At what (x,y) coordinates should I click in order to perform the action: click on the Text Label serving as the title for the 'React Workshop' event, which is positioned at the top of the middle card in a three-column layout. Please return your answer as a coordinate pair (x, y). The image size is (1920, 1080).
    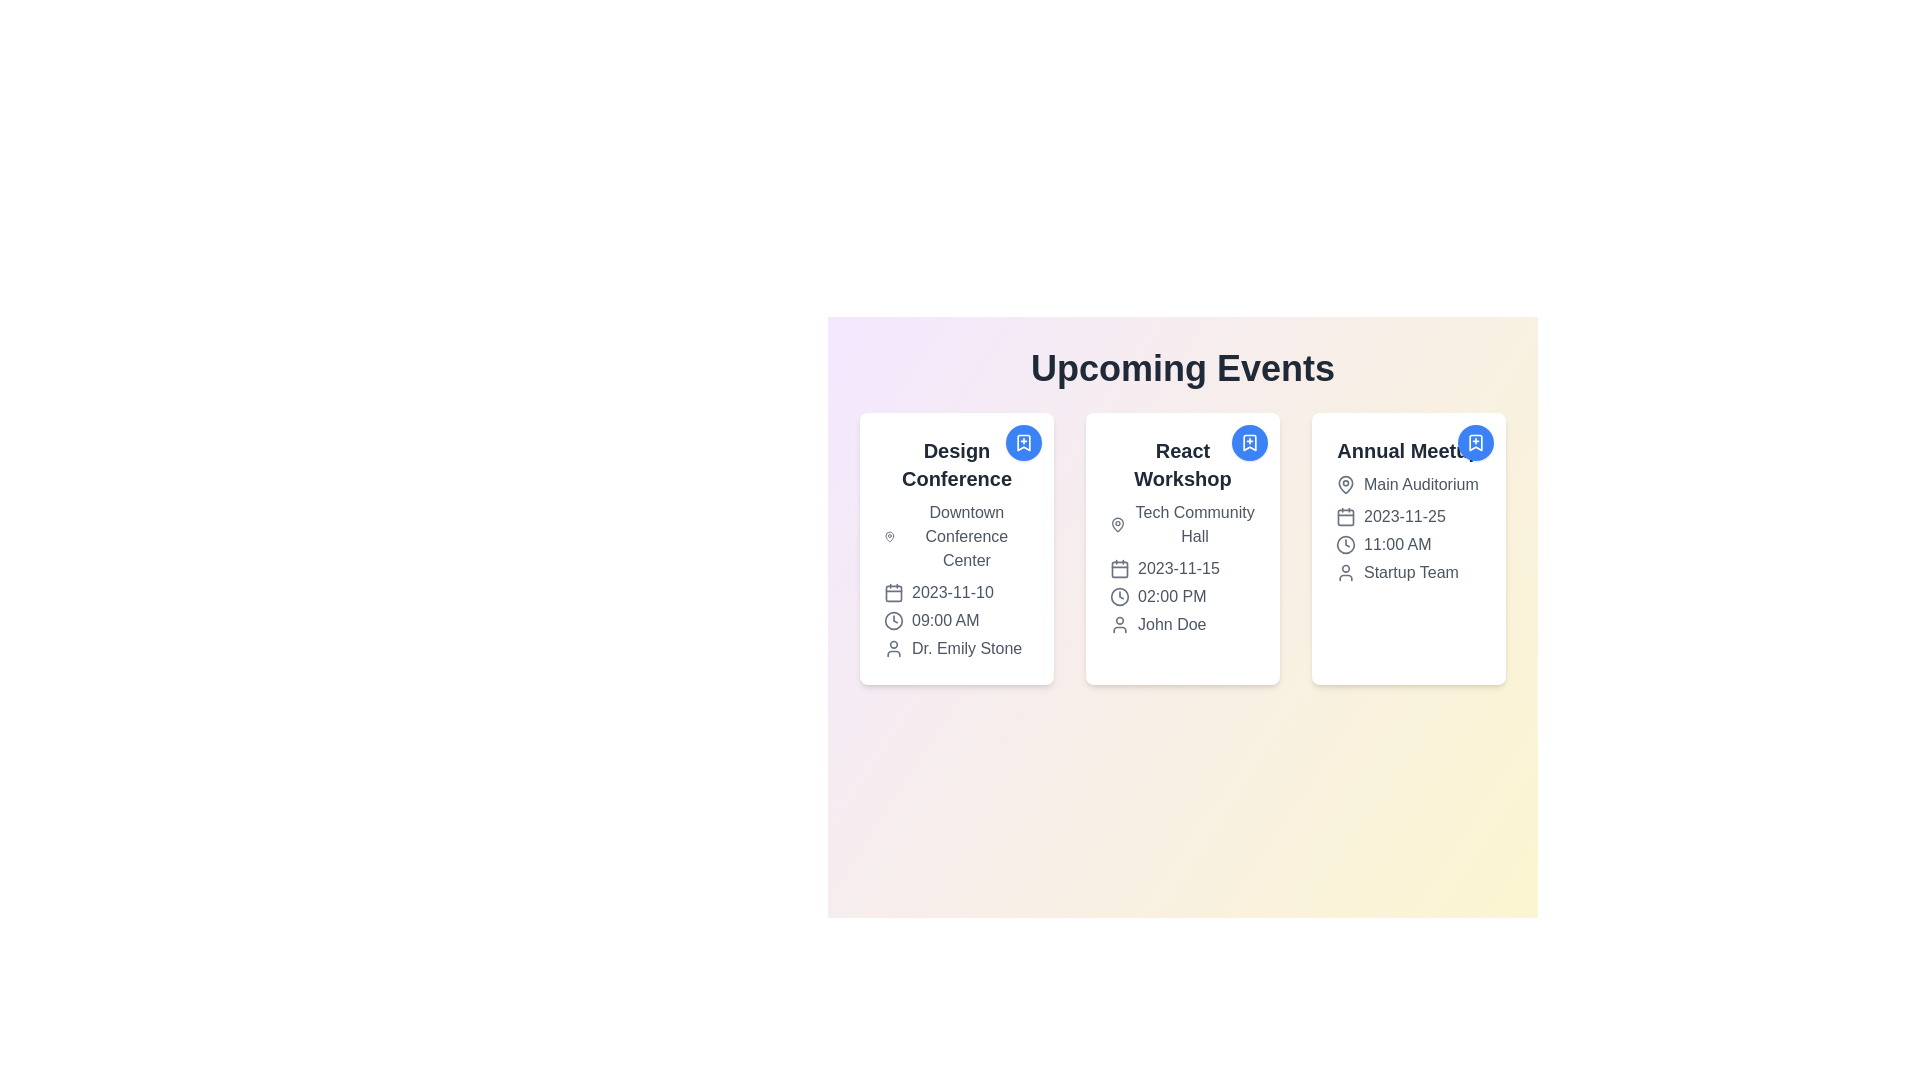
    Looking at the image, I should click on (1182, 465).